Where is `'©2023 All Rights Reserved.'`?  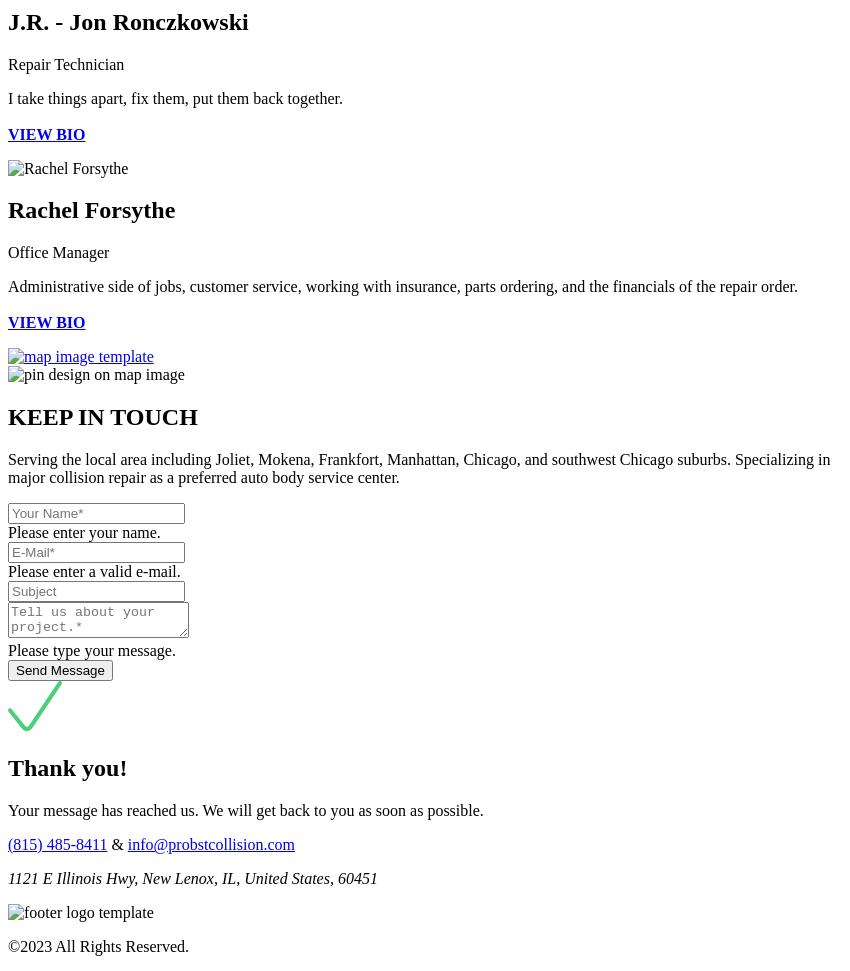
'©2023 All Rights Reserved.' is located at coordinates (97, 944).